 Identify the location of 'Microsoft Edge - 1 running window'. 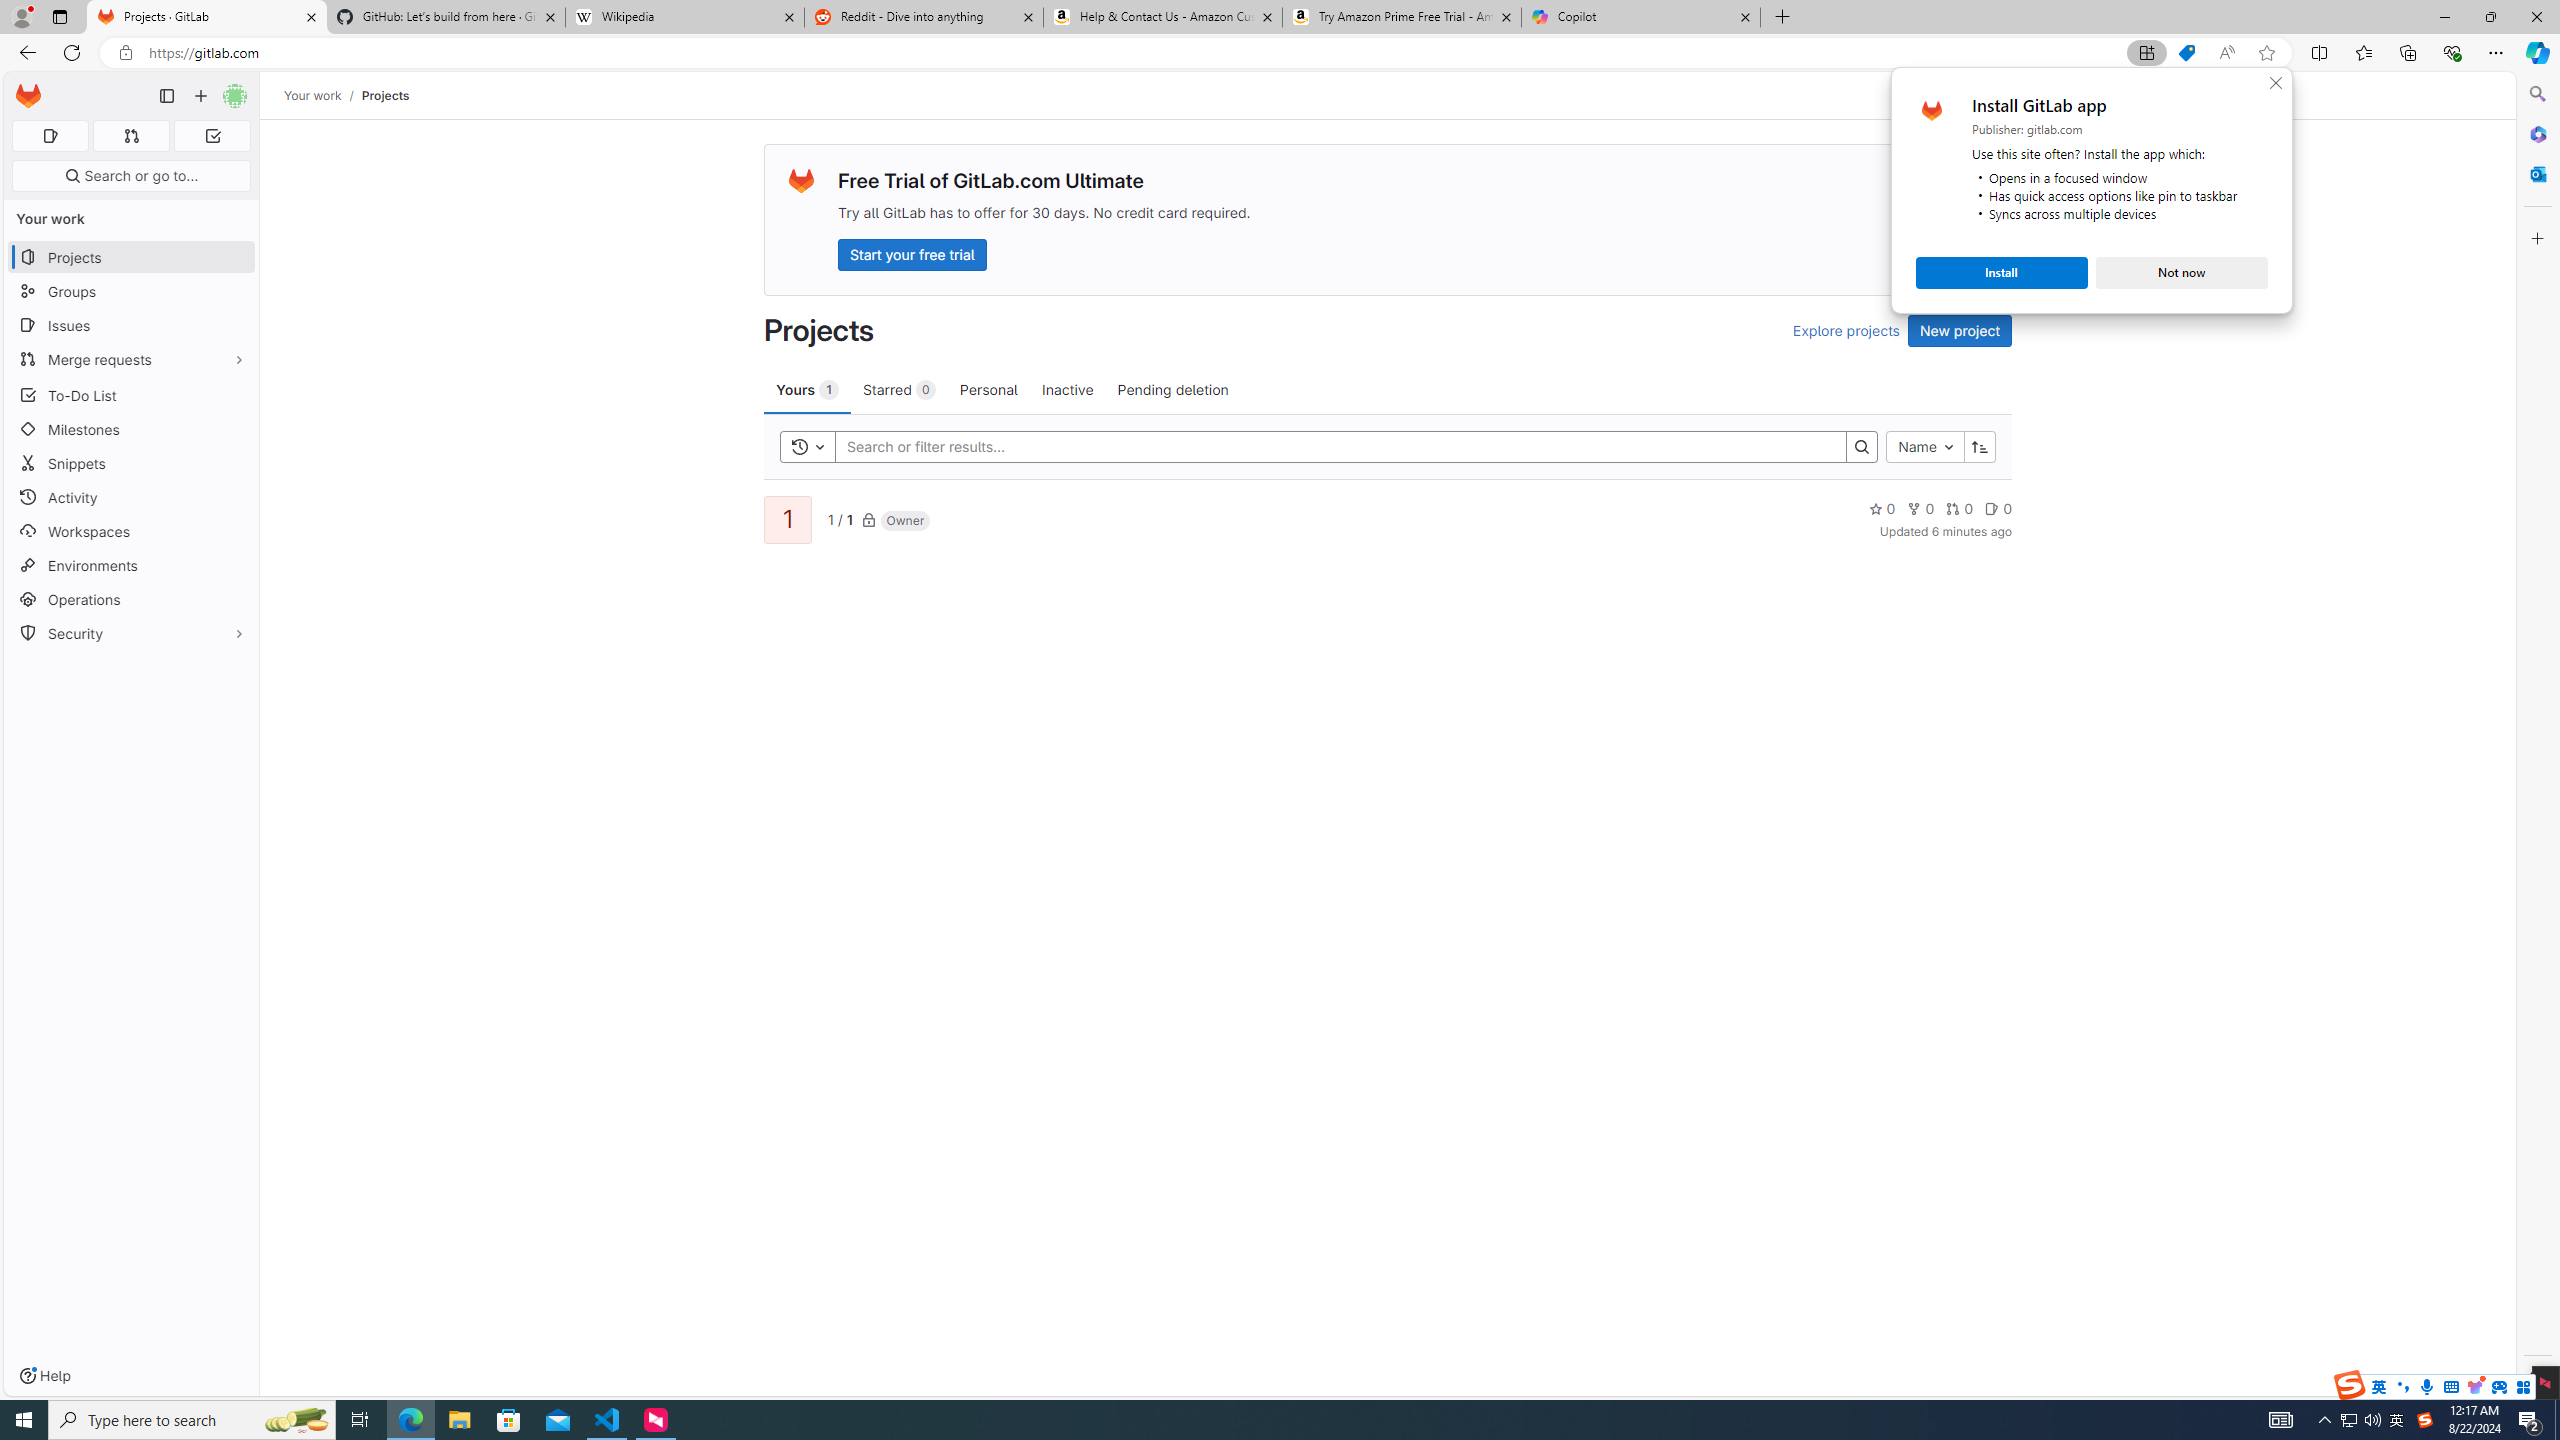
(409, 1418).